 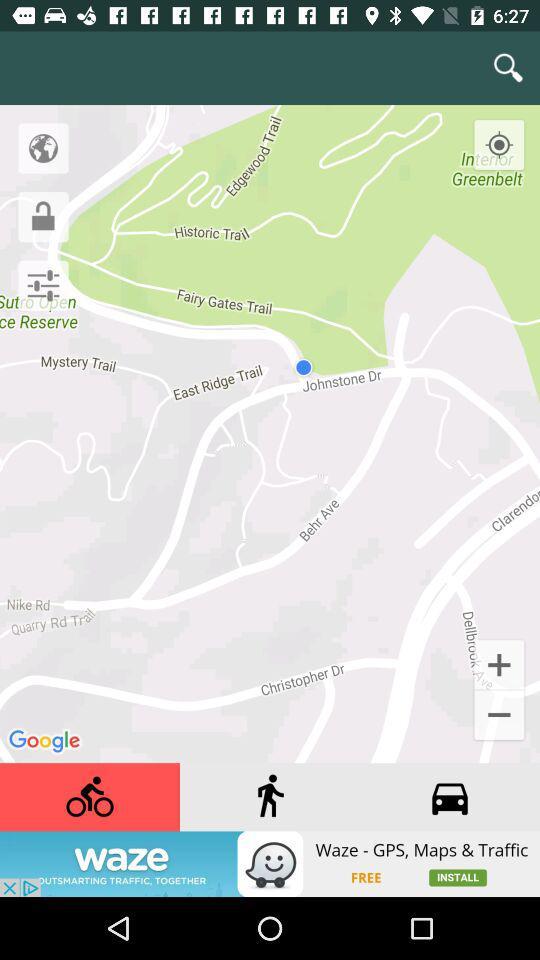 What do you see at coordinates (508, 68) in the screenshot?
I see `tap the search icon at the top right corner` at bounding box center [508, 68].